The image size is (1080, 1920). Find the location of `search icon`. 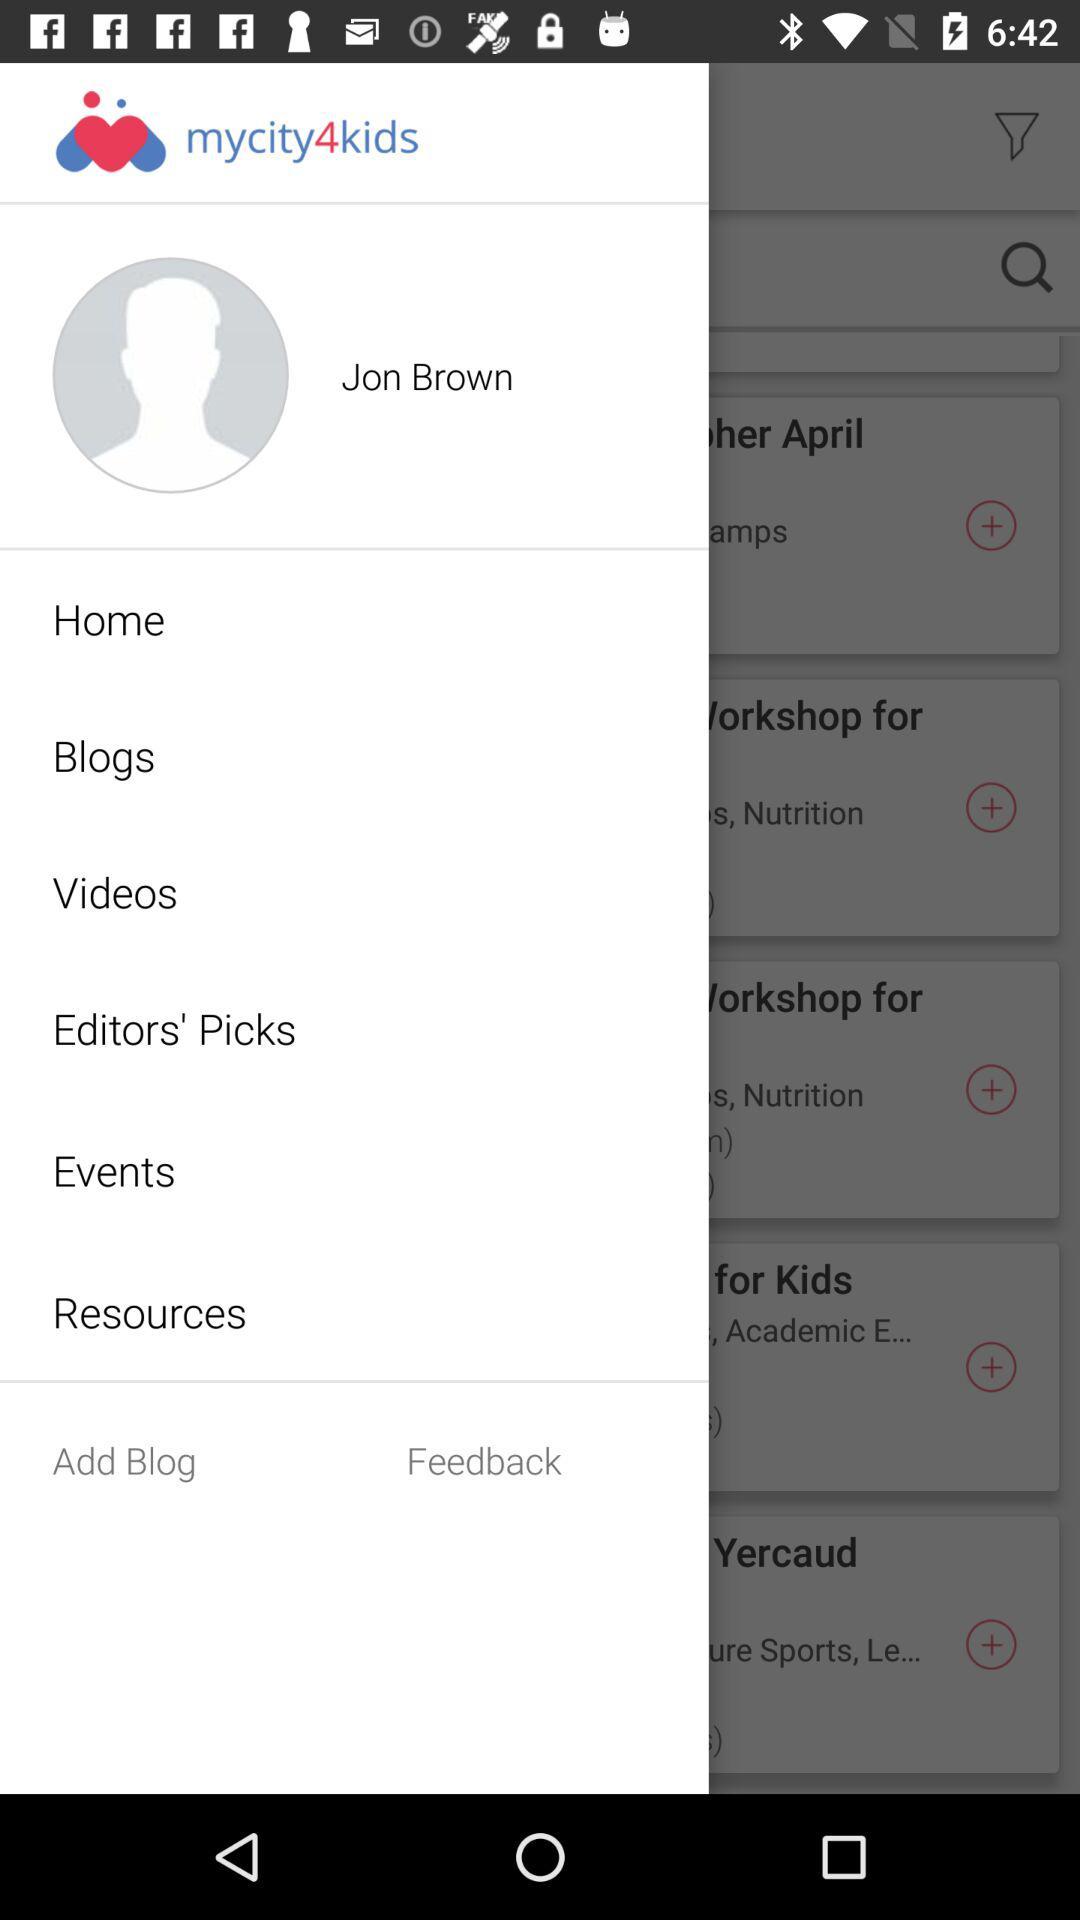

search icon is located at coordinates (1027, 267).